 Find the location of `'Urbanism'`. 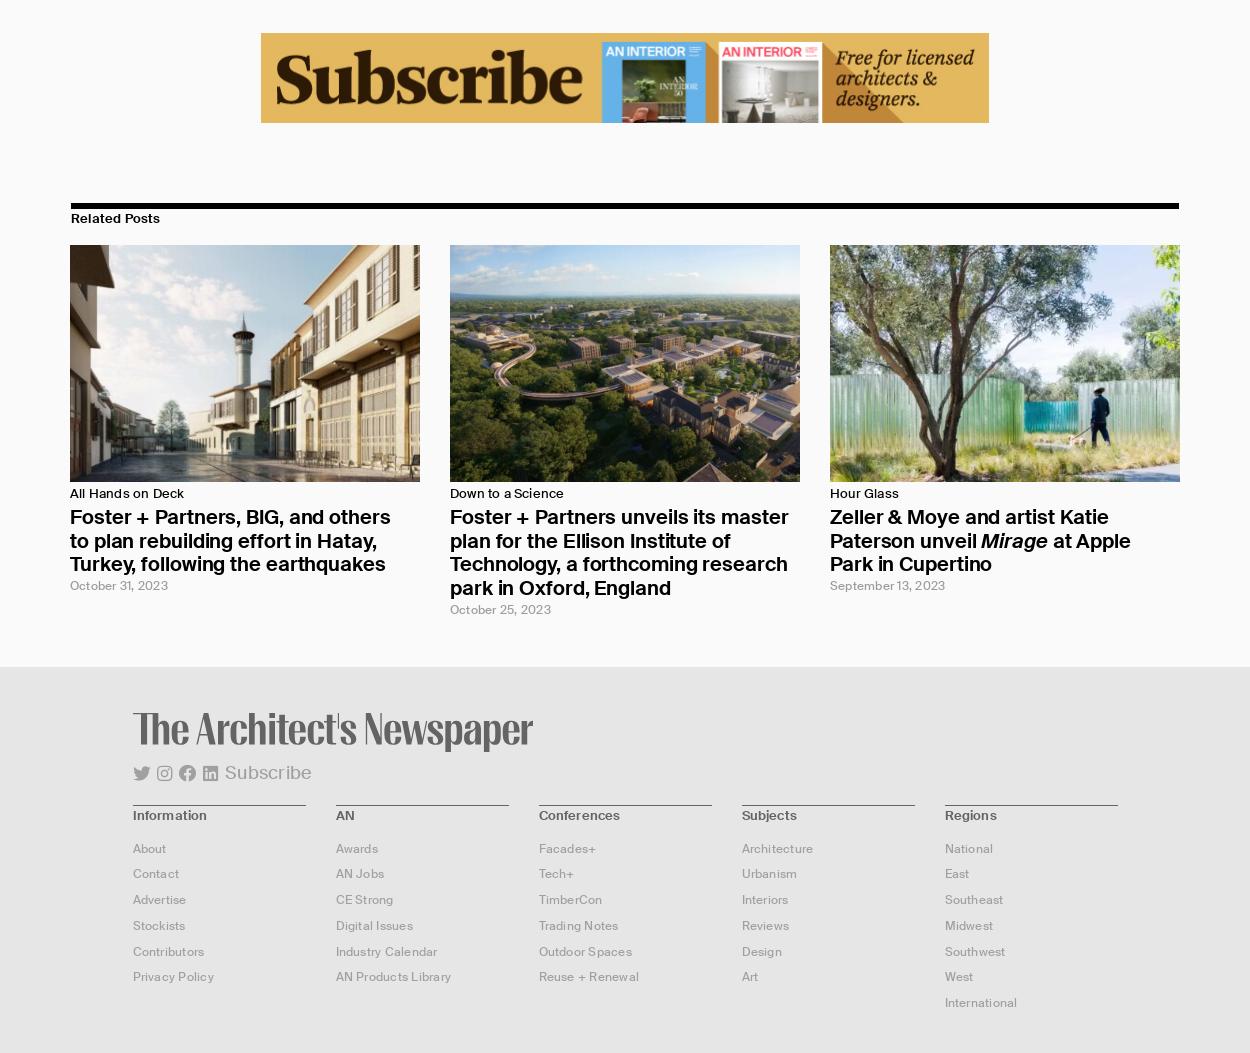

'Urbanism' is located at coordinates (769, 873).